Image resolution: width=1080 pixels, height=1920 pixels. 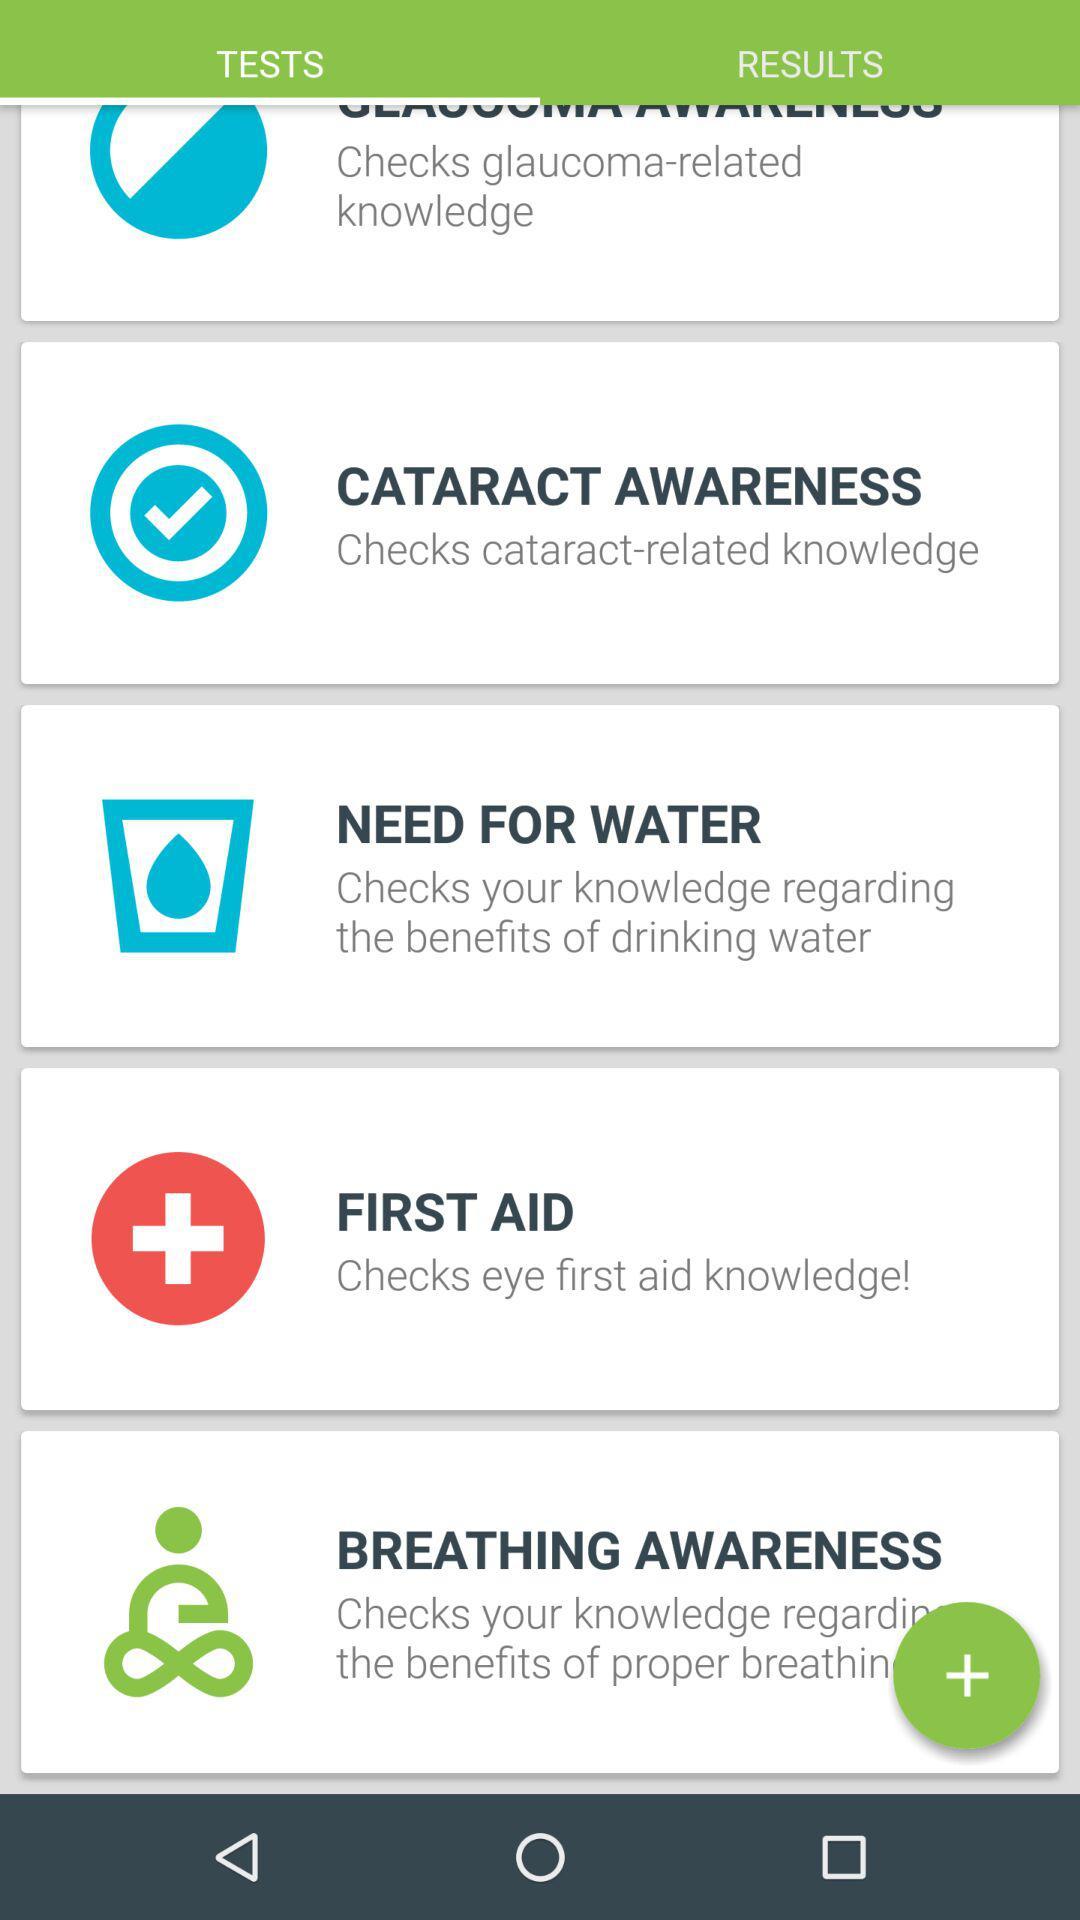 I want to click on the add icon, so click(x=965, y=1675).